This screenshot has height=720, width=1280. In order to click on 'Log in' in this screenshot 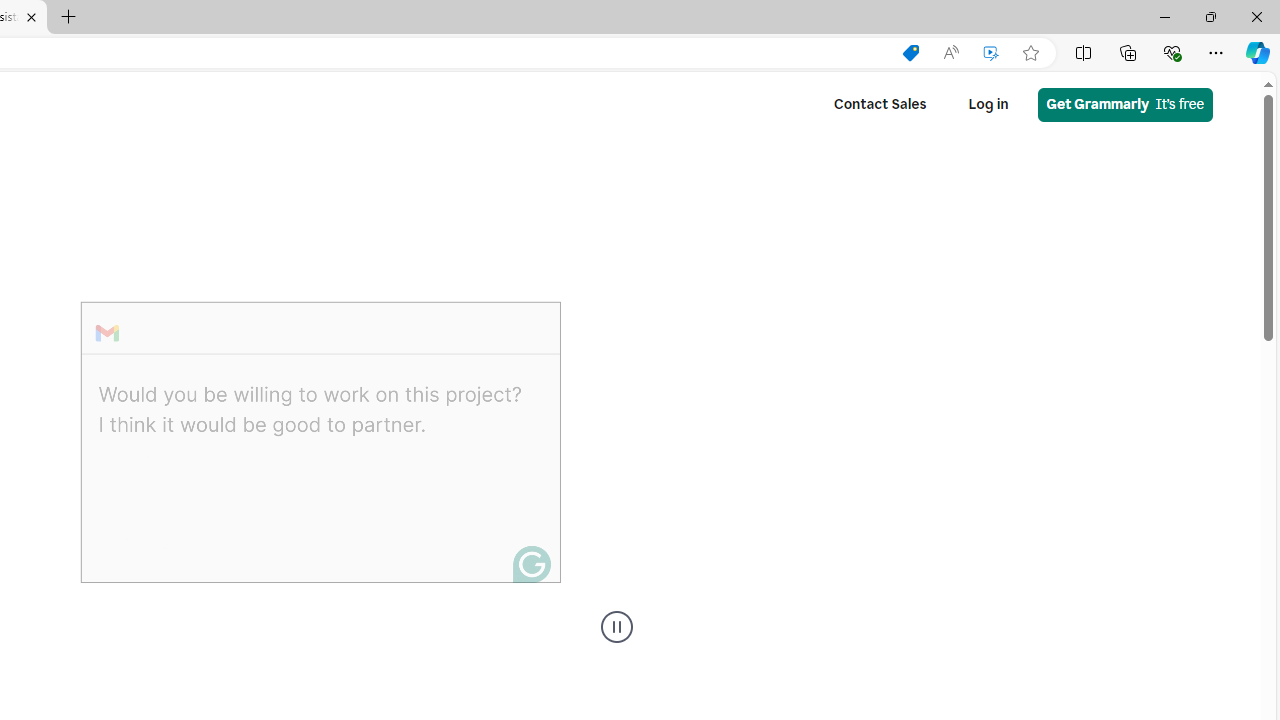, I will do `click(988, 104)`.